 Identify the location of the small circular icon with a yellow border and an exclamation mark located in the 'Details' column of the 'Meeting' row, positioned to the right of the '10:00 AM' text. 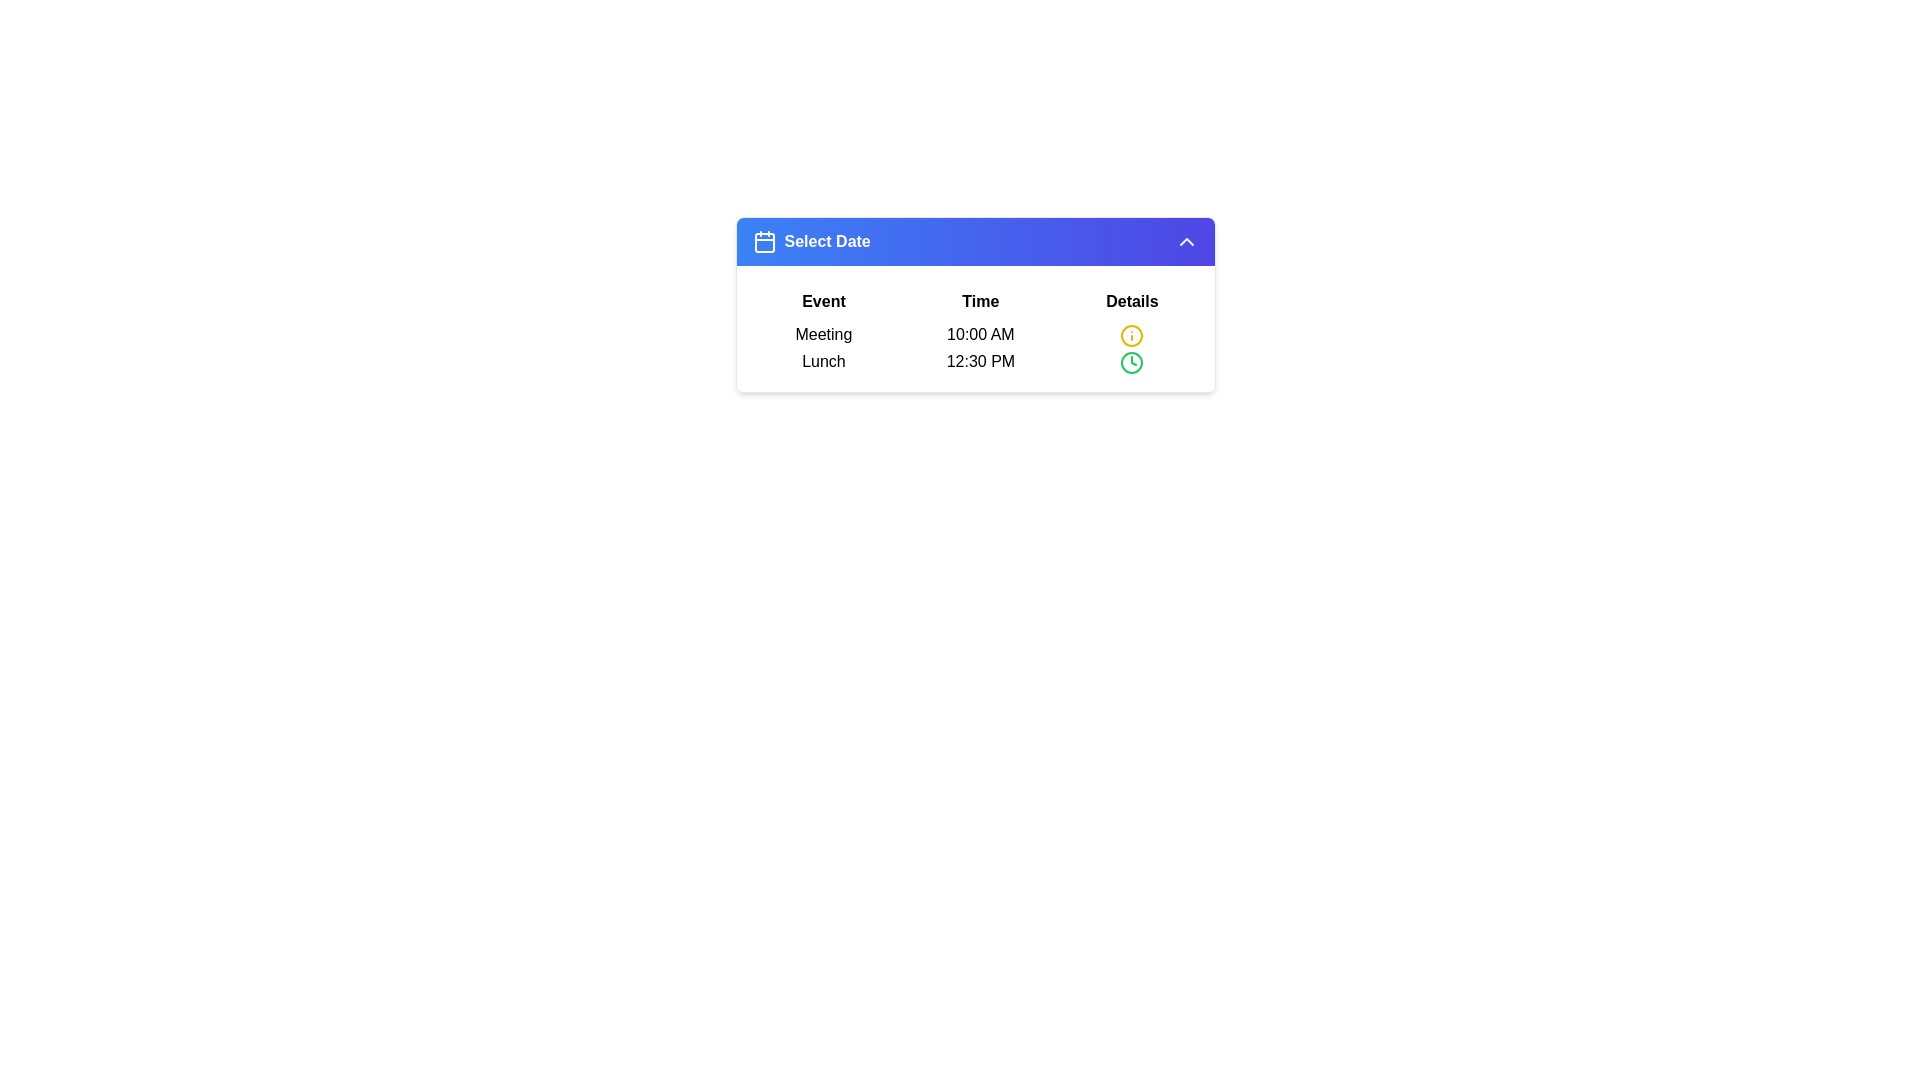
(1132, 334).